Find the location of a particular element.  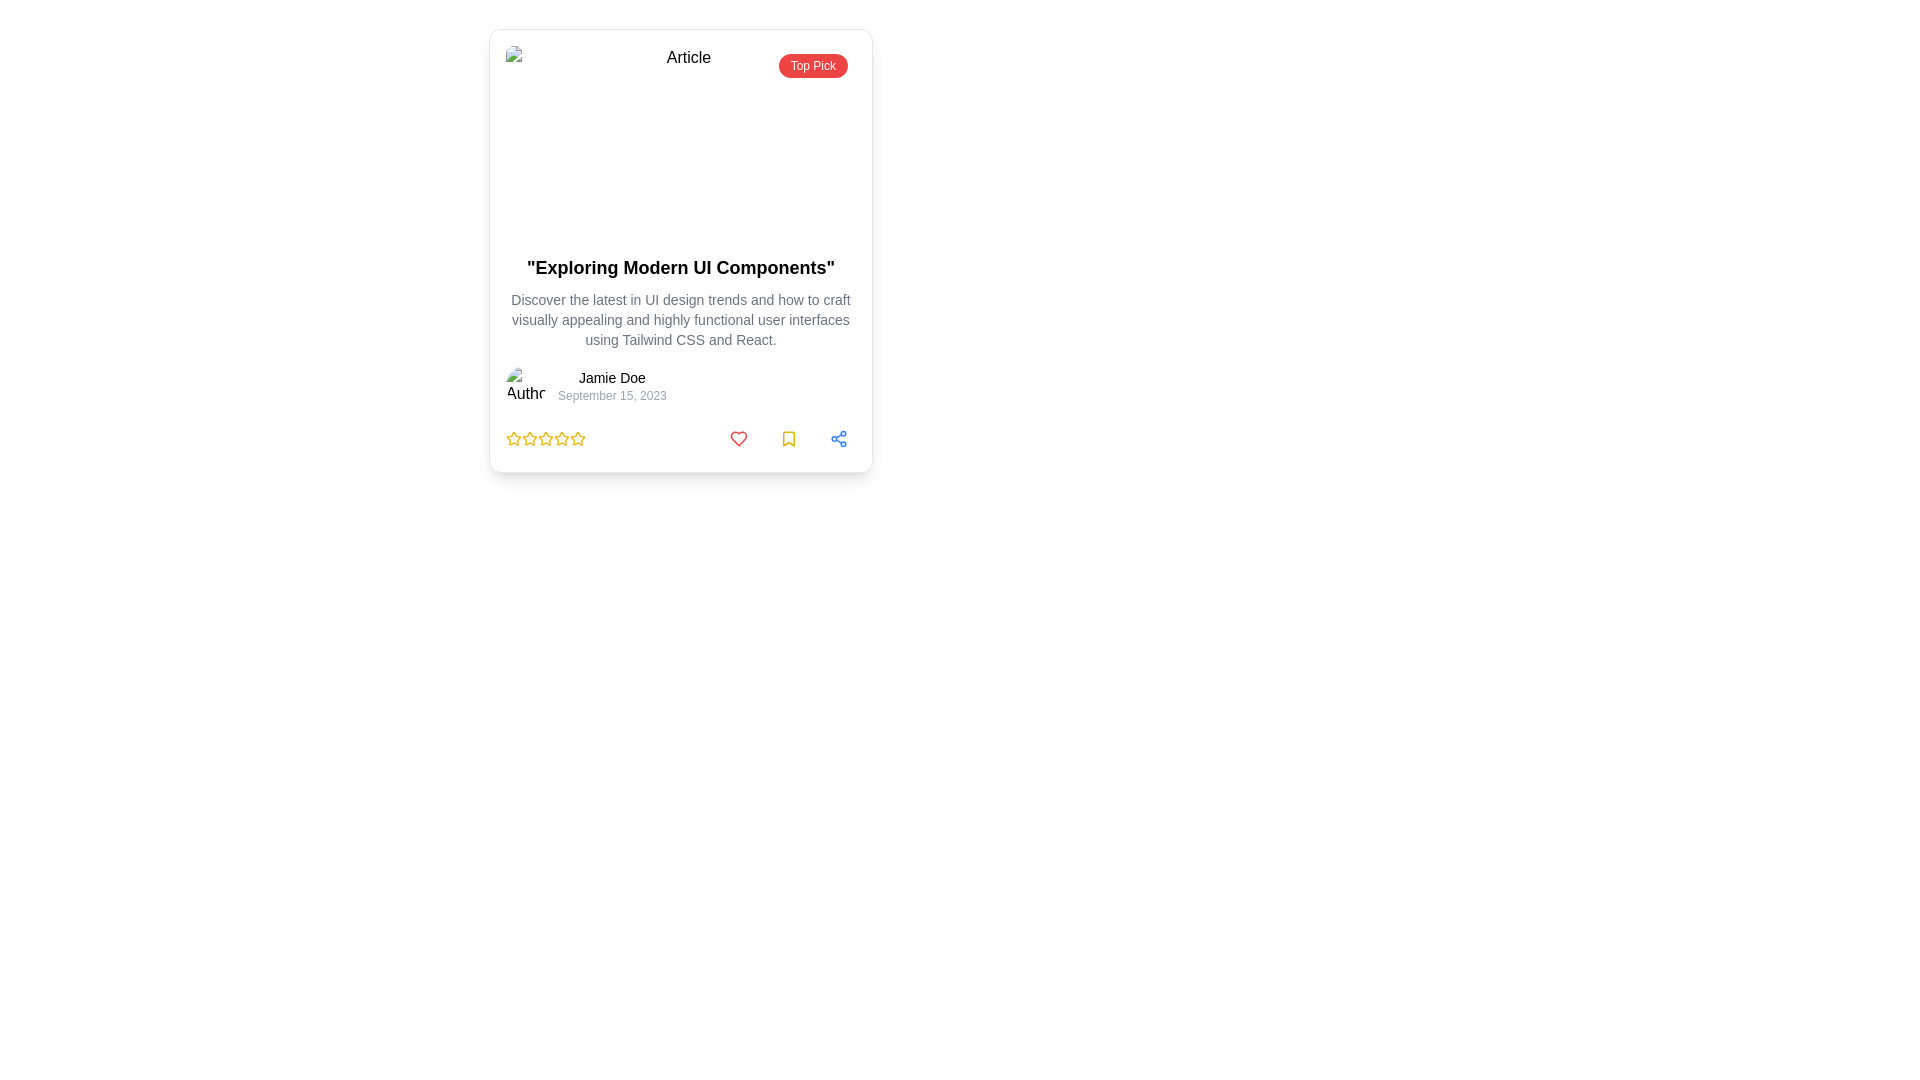

the third yellow outlined star icon in the group of five stars located below the article title and author information is located at coordinates (546, 437).